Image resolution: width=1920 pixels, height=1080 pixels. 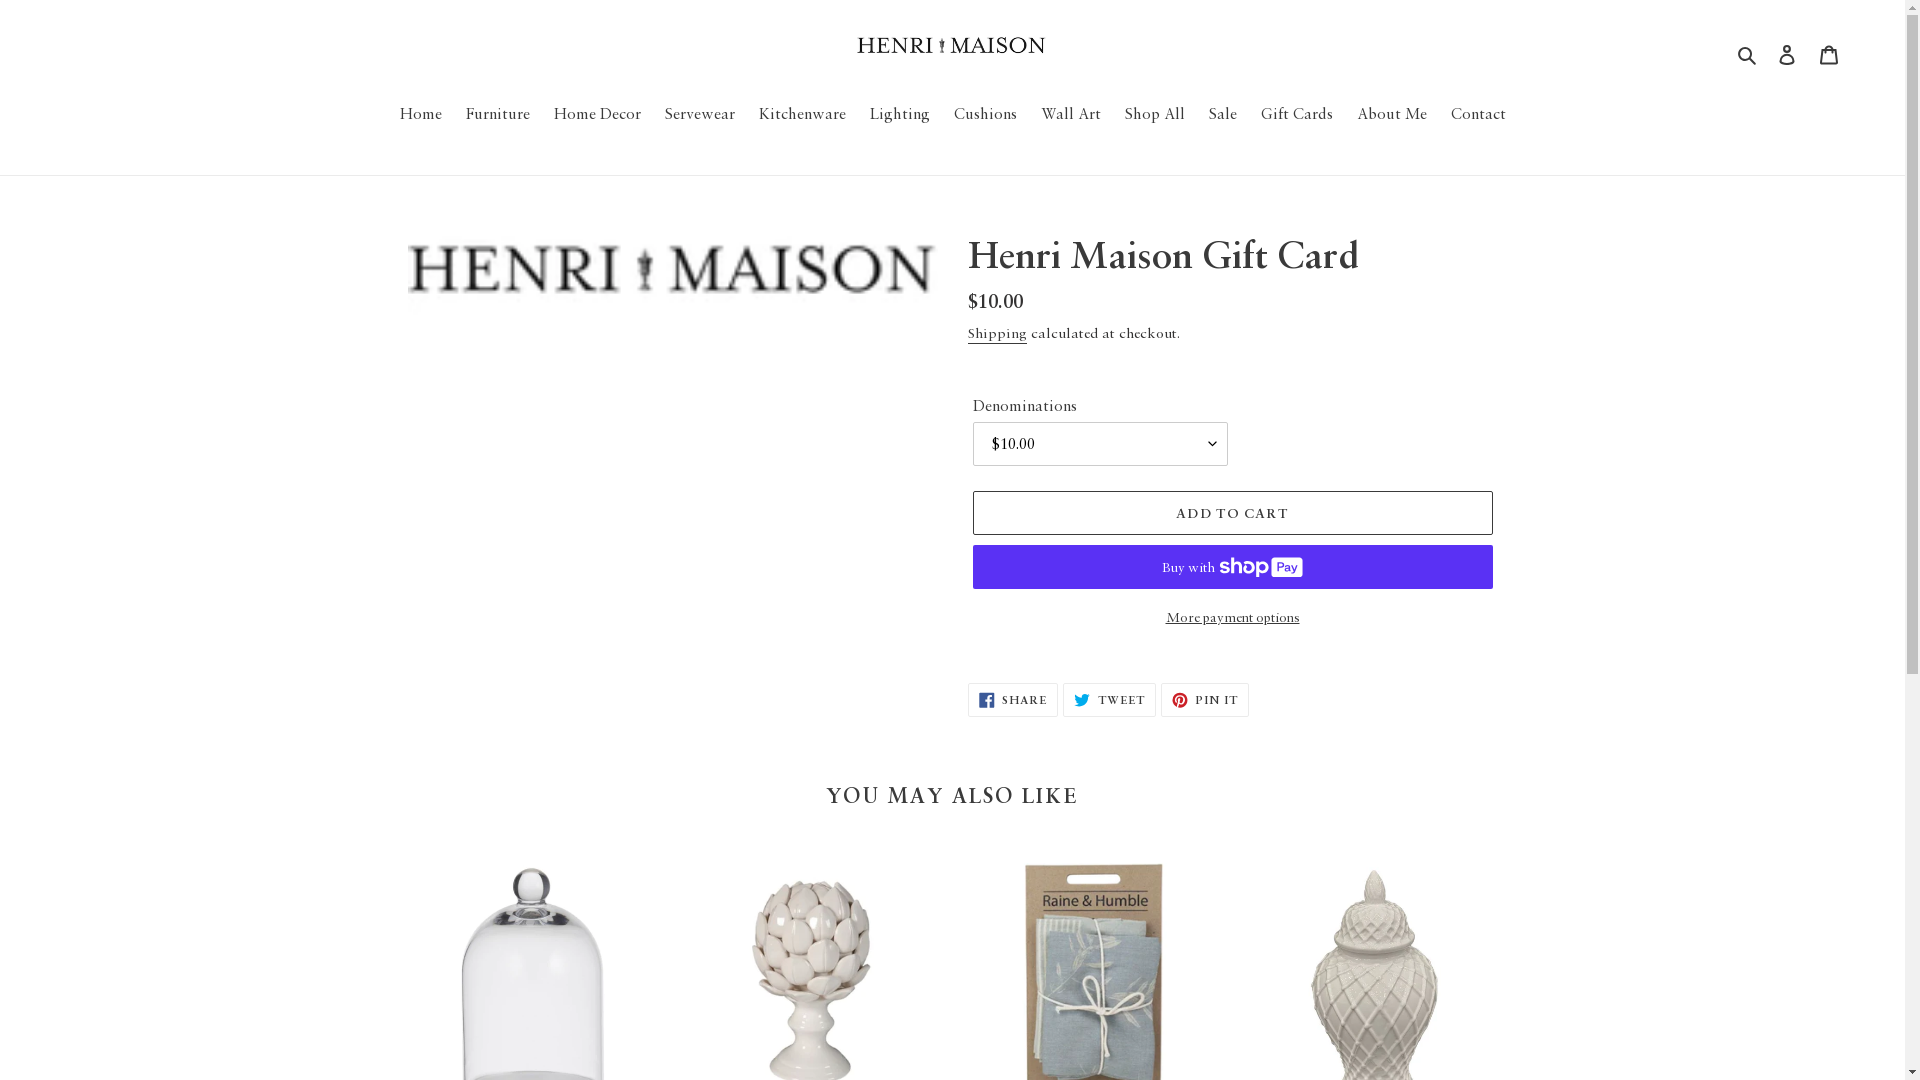 I want to click on 'Log in', so click(x=1766, y=51).